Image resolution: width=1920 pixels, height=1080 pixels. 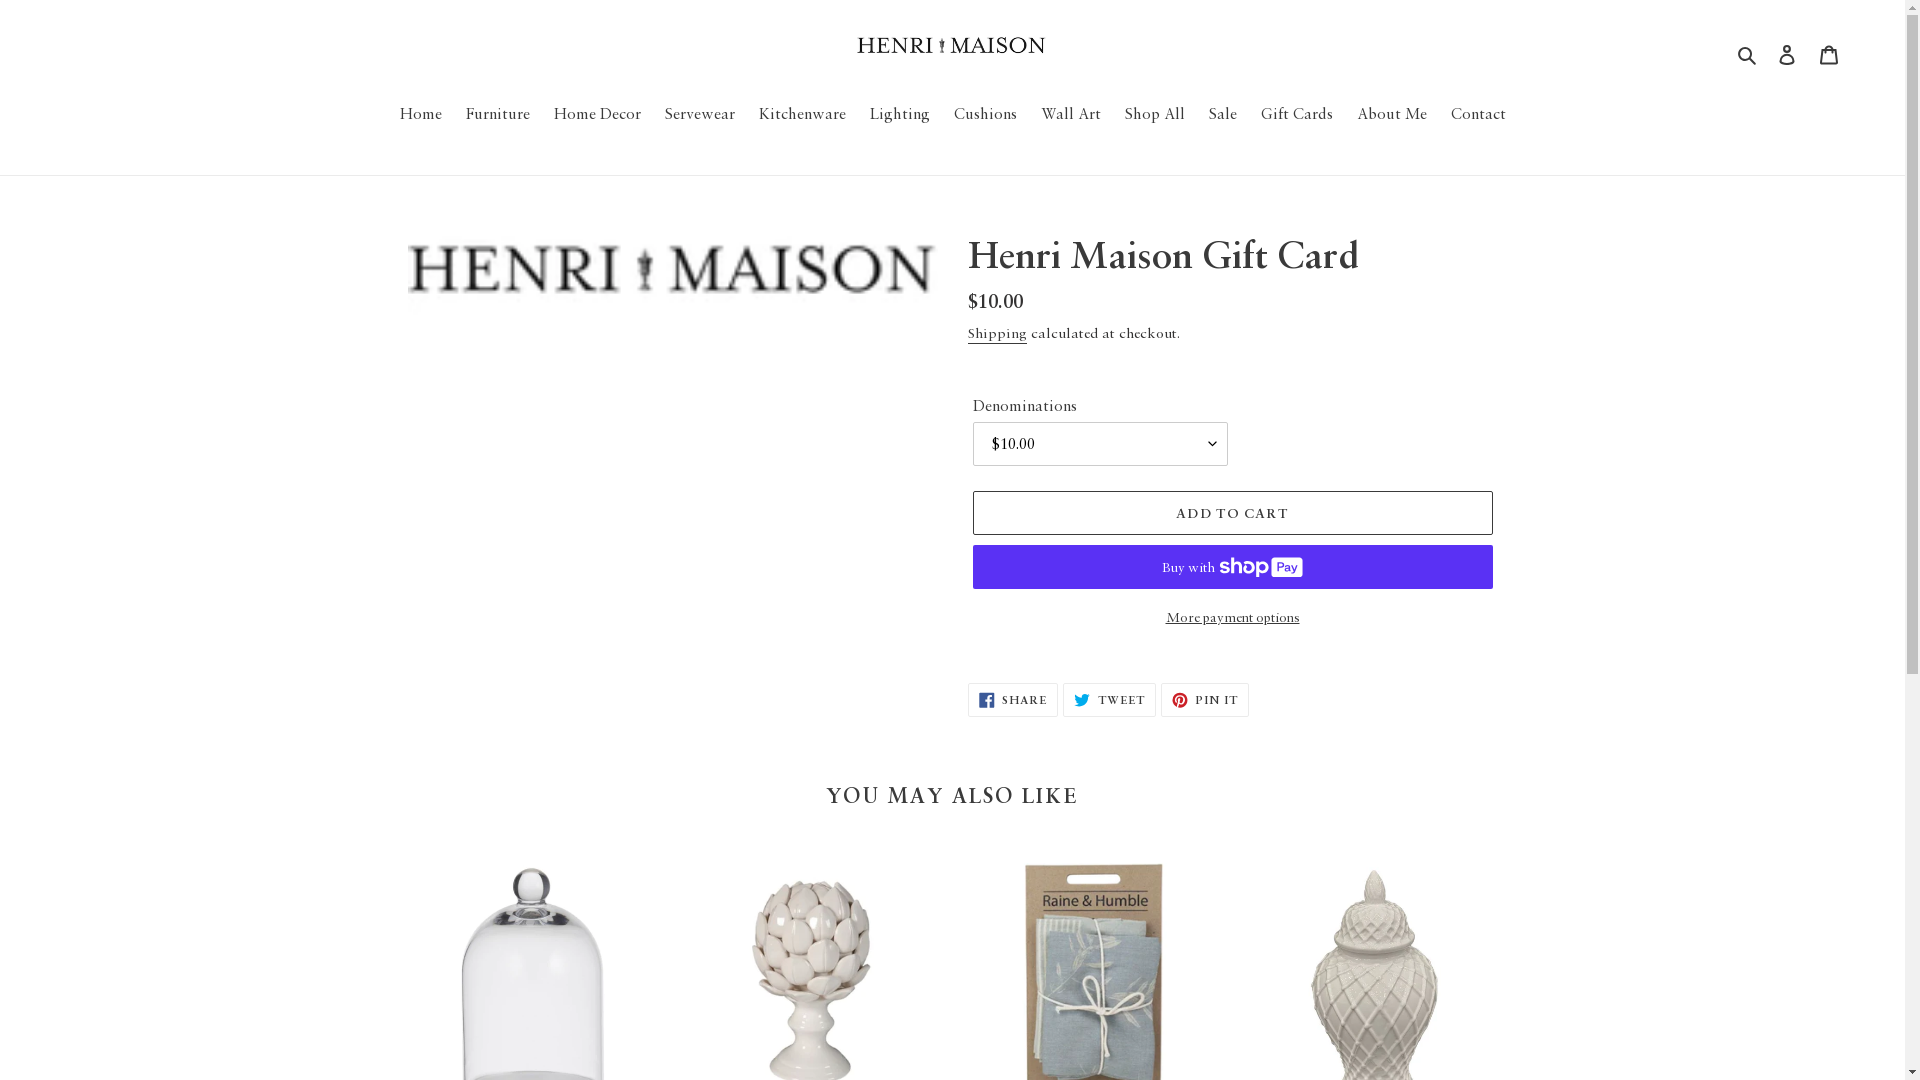 I want to click on 'Log in', so click(x=1766, y=51).